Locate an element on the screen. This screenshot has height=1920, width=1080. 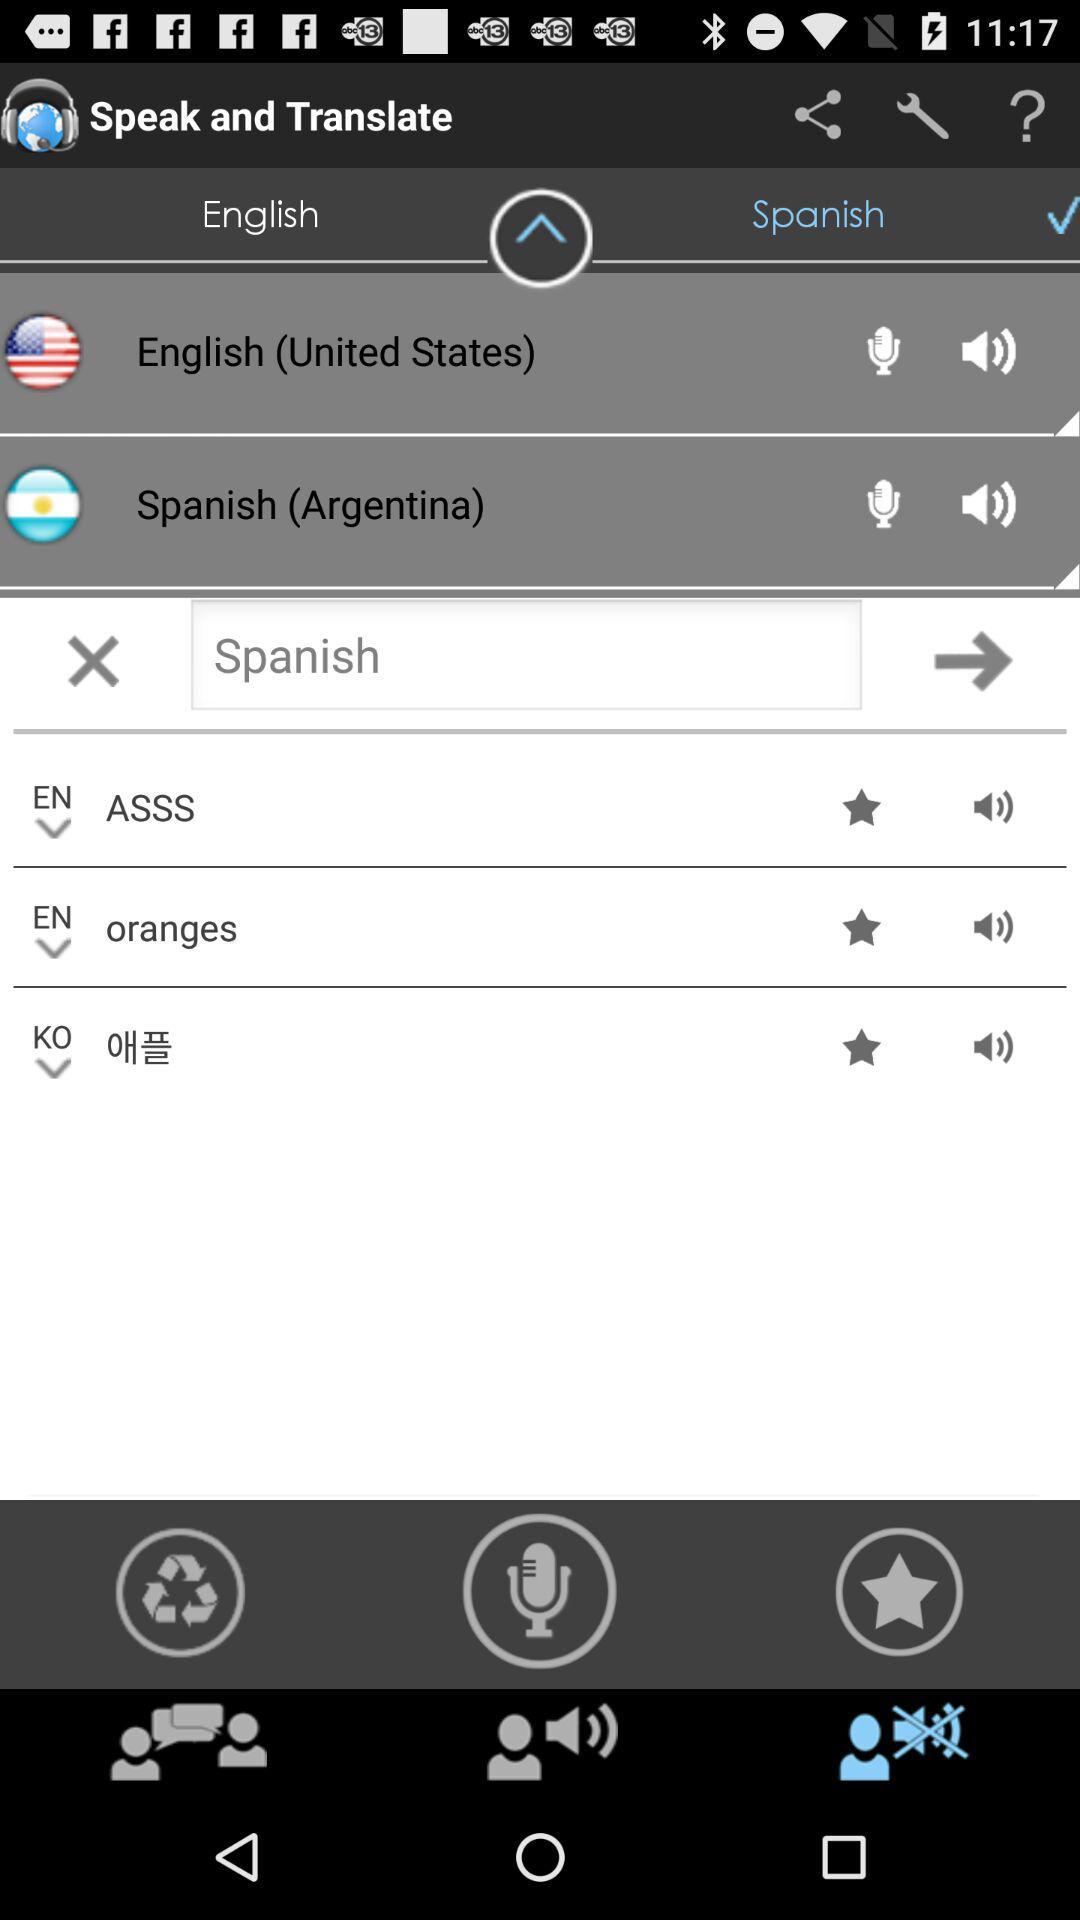
icon above the english (united states) item is located at coordinates (540, 239).